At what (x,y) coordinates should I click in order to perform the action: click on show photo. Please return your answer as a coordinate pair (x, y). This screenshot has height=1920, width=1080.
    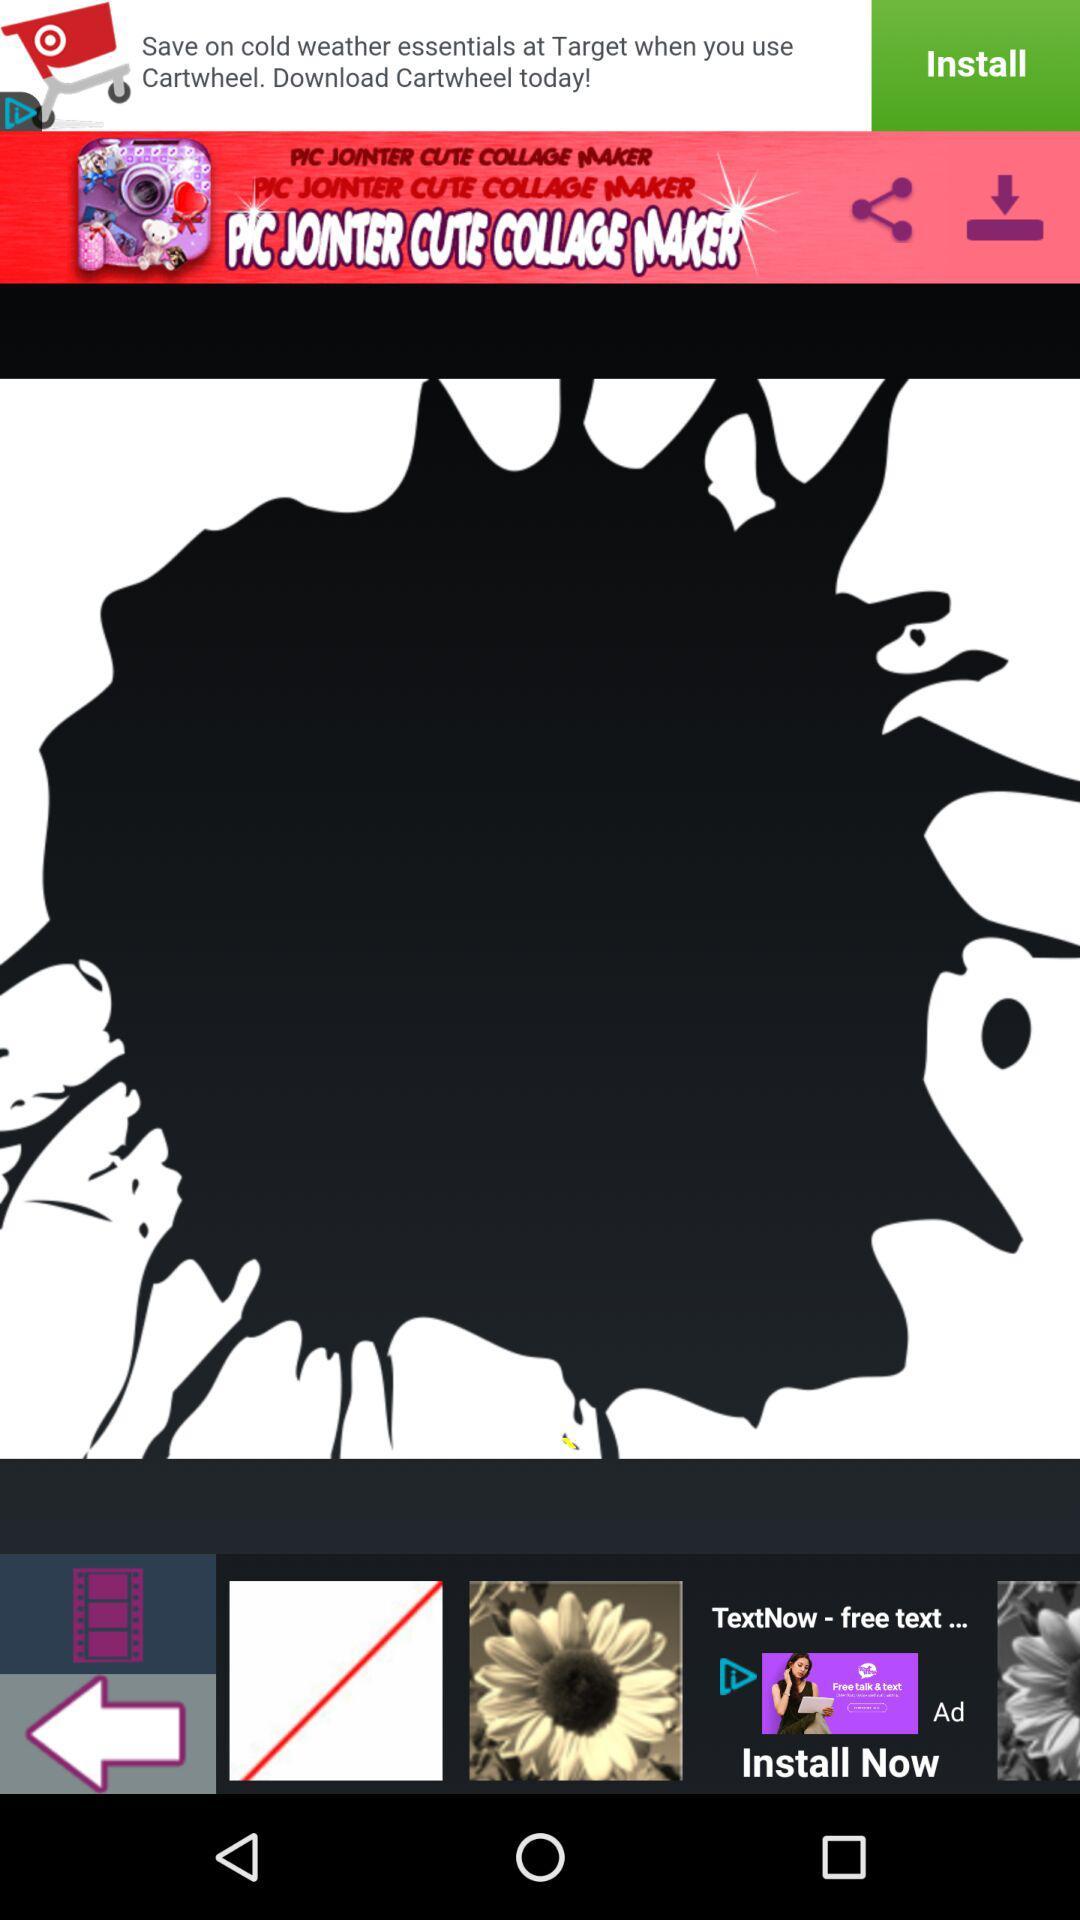
    Looking at the image, I should click on (575, 1674).